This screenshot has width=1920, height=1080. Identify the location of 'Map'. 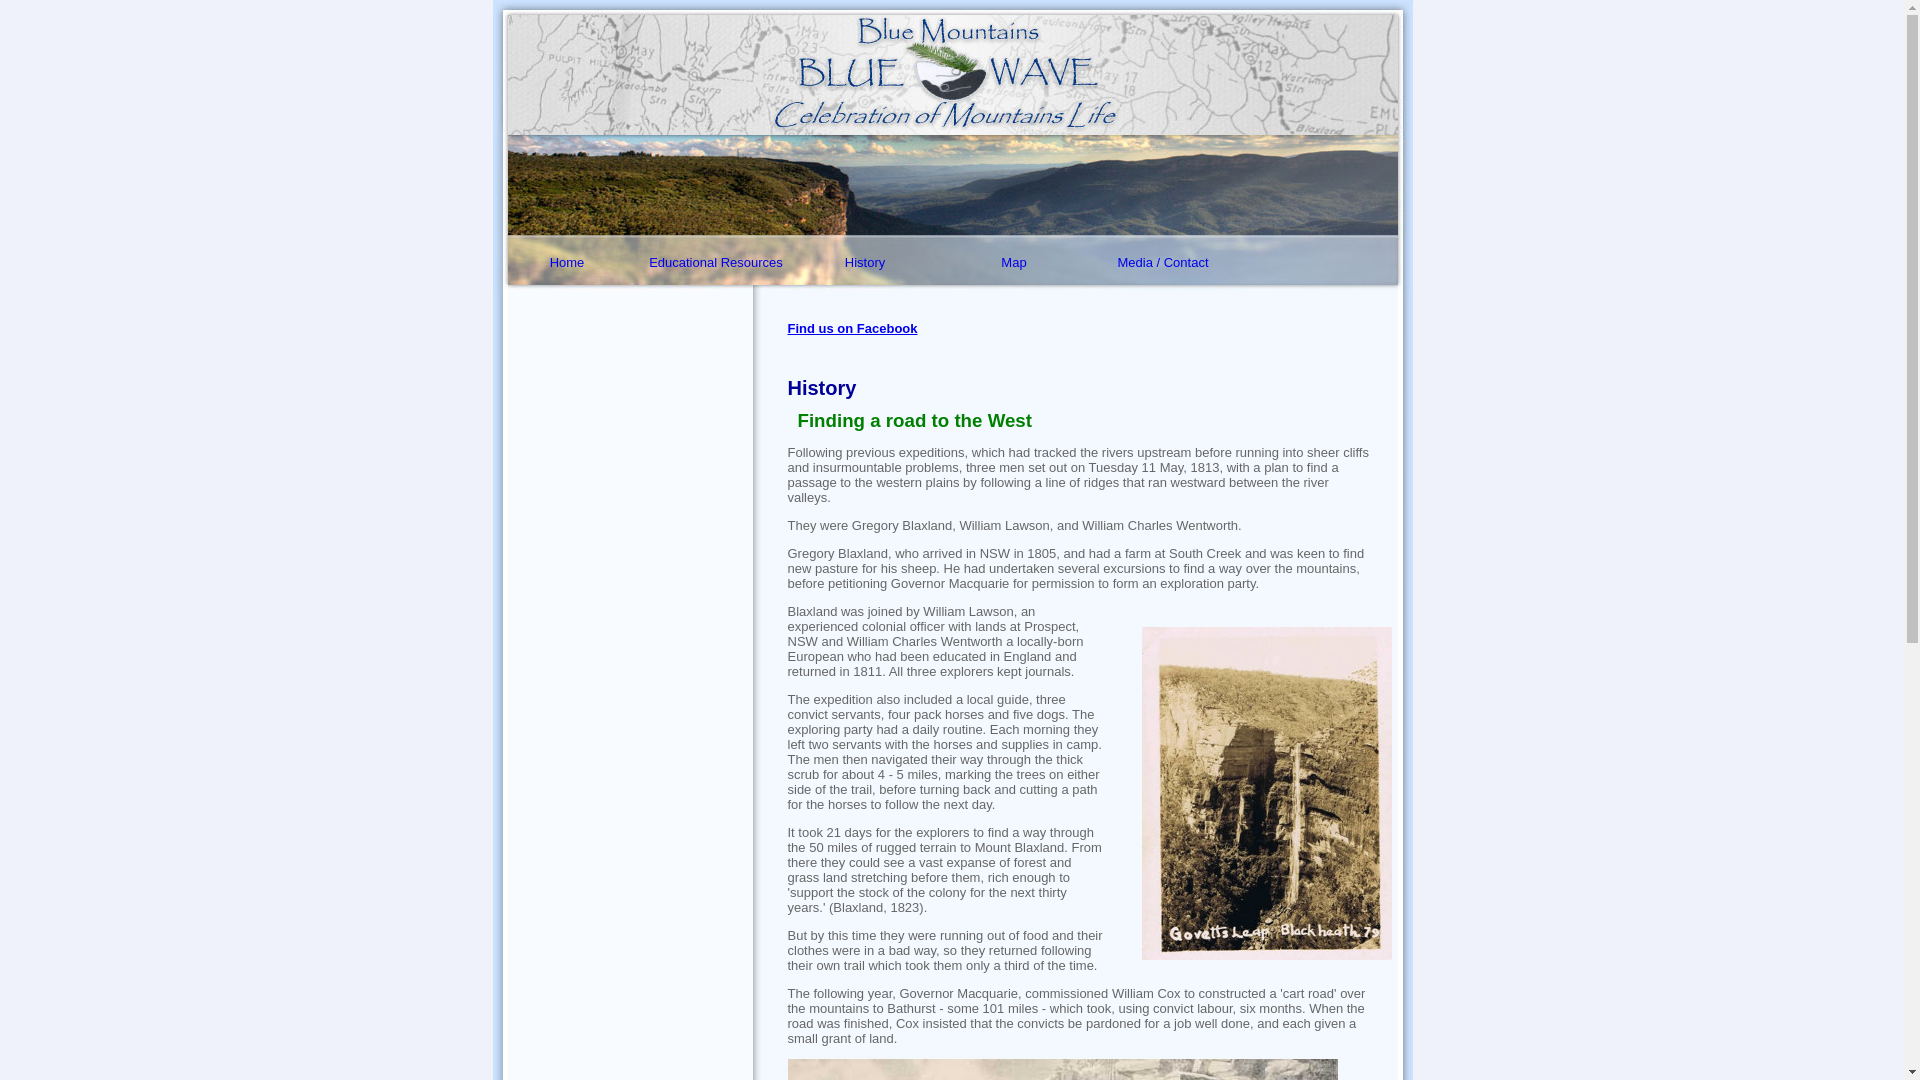
(1014, 261).